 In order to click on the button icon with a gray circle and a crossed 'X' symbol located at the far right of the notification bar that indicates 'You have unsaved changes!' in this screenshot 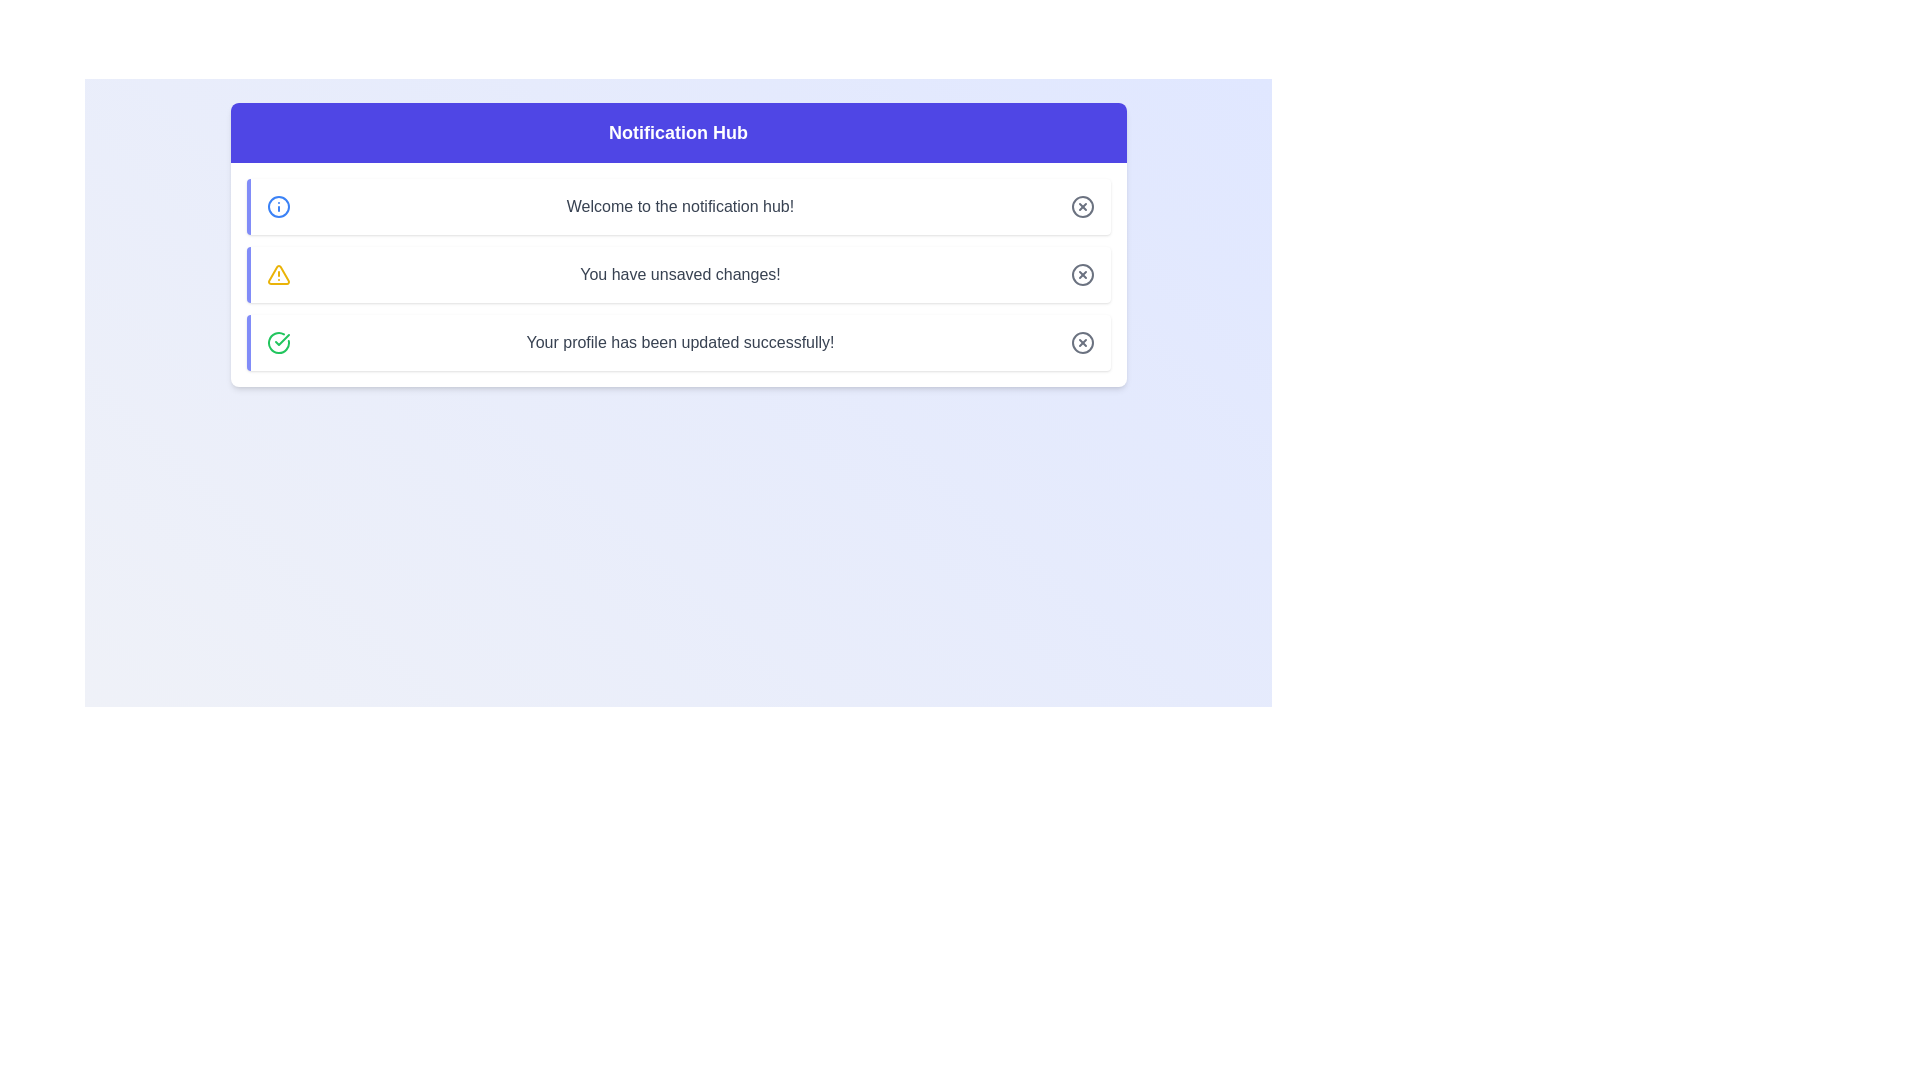, I will do `click(1081, 274)`.